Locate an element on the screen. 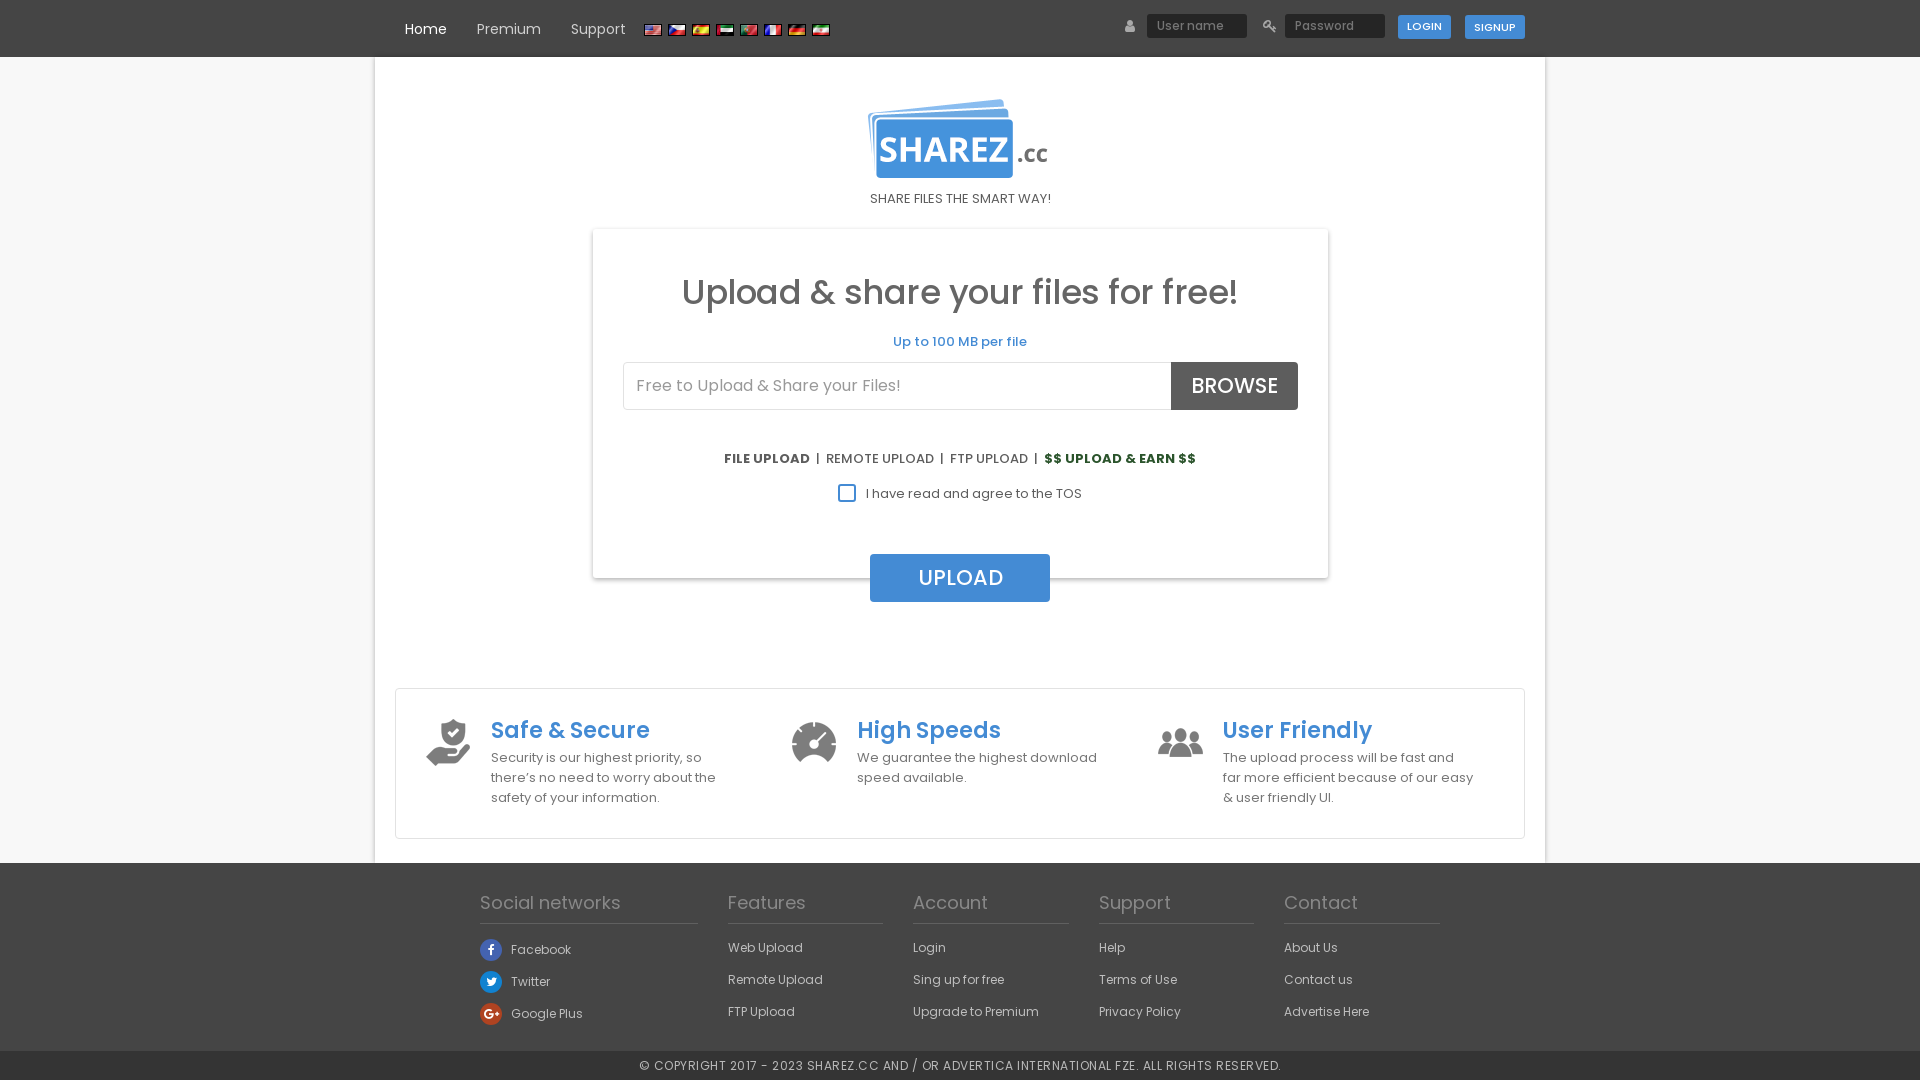 This screenshot has height=1080, width=1920. 'Upgrade to Premium' is located at coordinates (975, 1011).